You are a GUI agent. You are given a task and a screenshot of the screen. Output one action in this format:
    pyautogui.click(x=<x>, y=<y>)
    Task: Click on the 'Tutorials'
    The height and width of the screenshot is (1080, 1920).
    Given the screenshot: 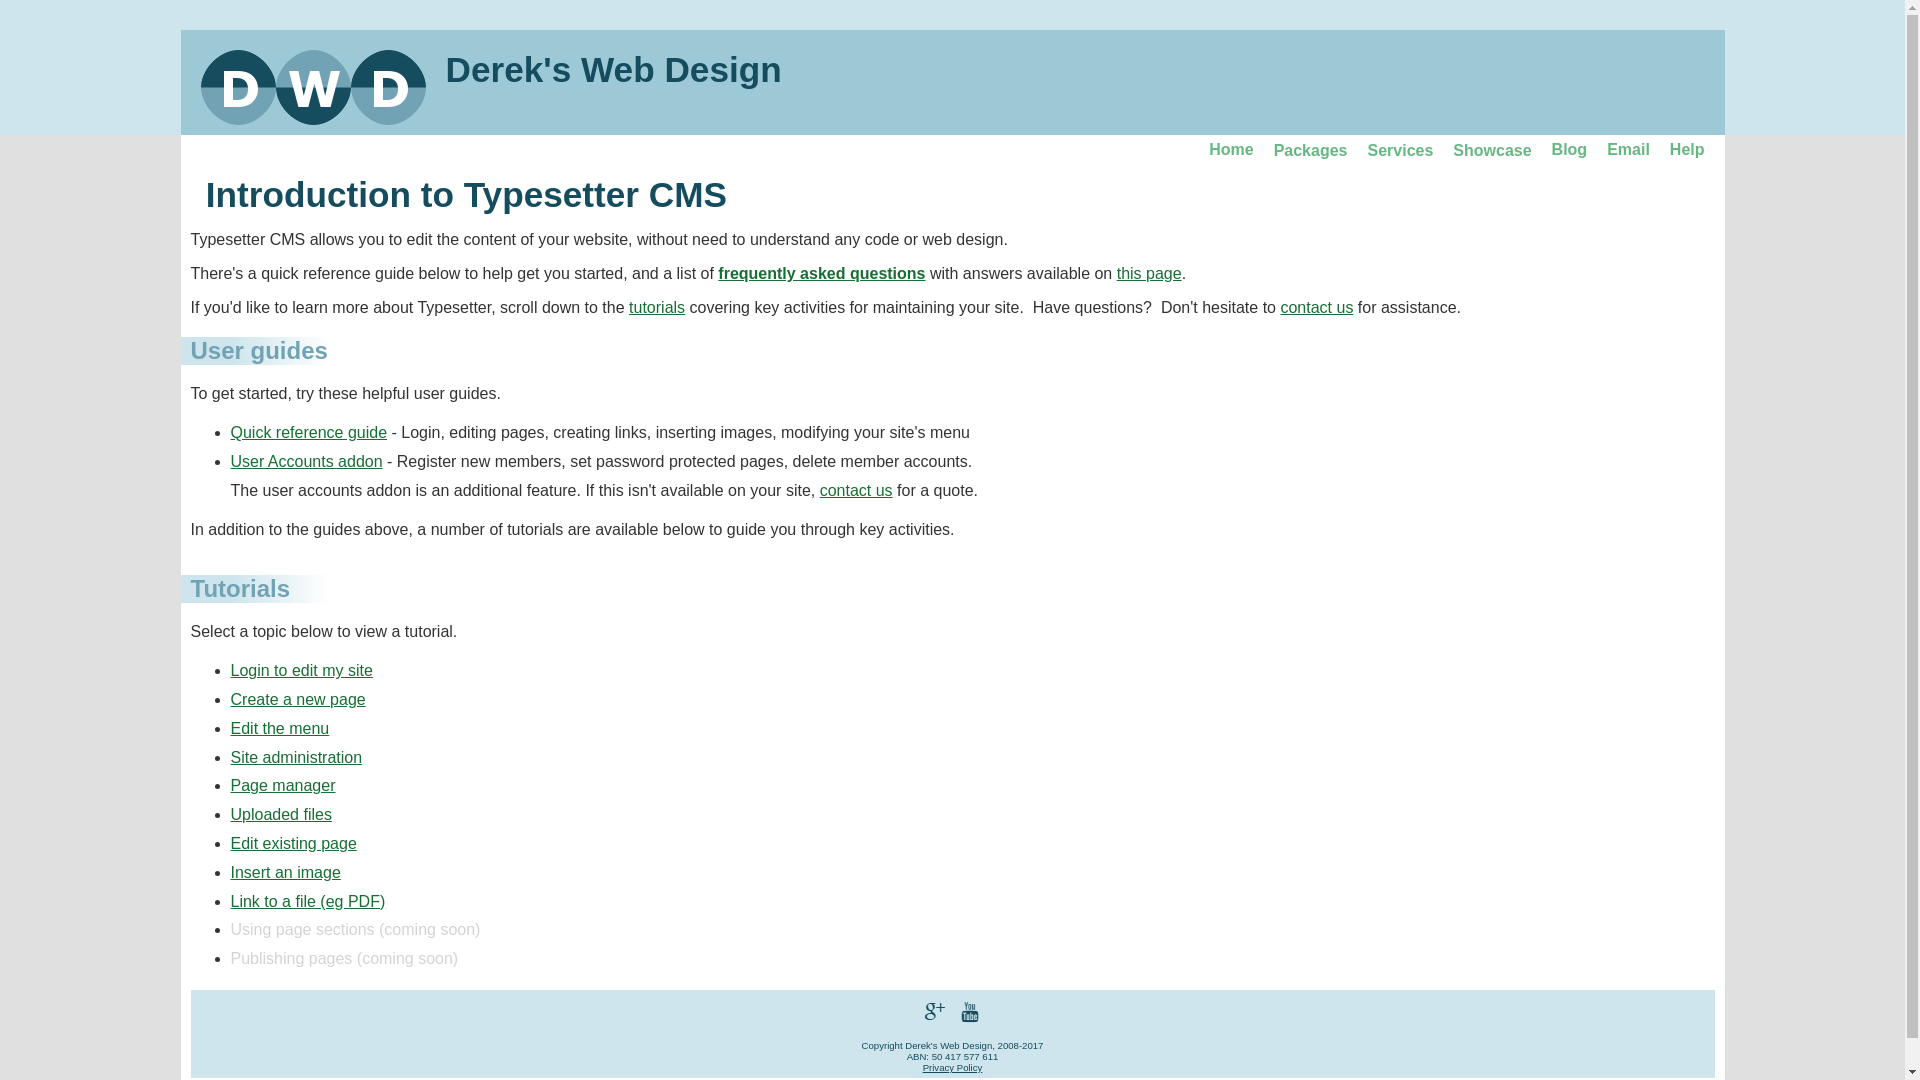 What is the action you would take?
    pyautogui.click(x=240, y=587)
    